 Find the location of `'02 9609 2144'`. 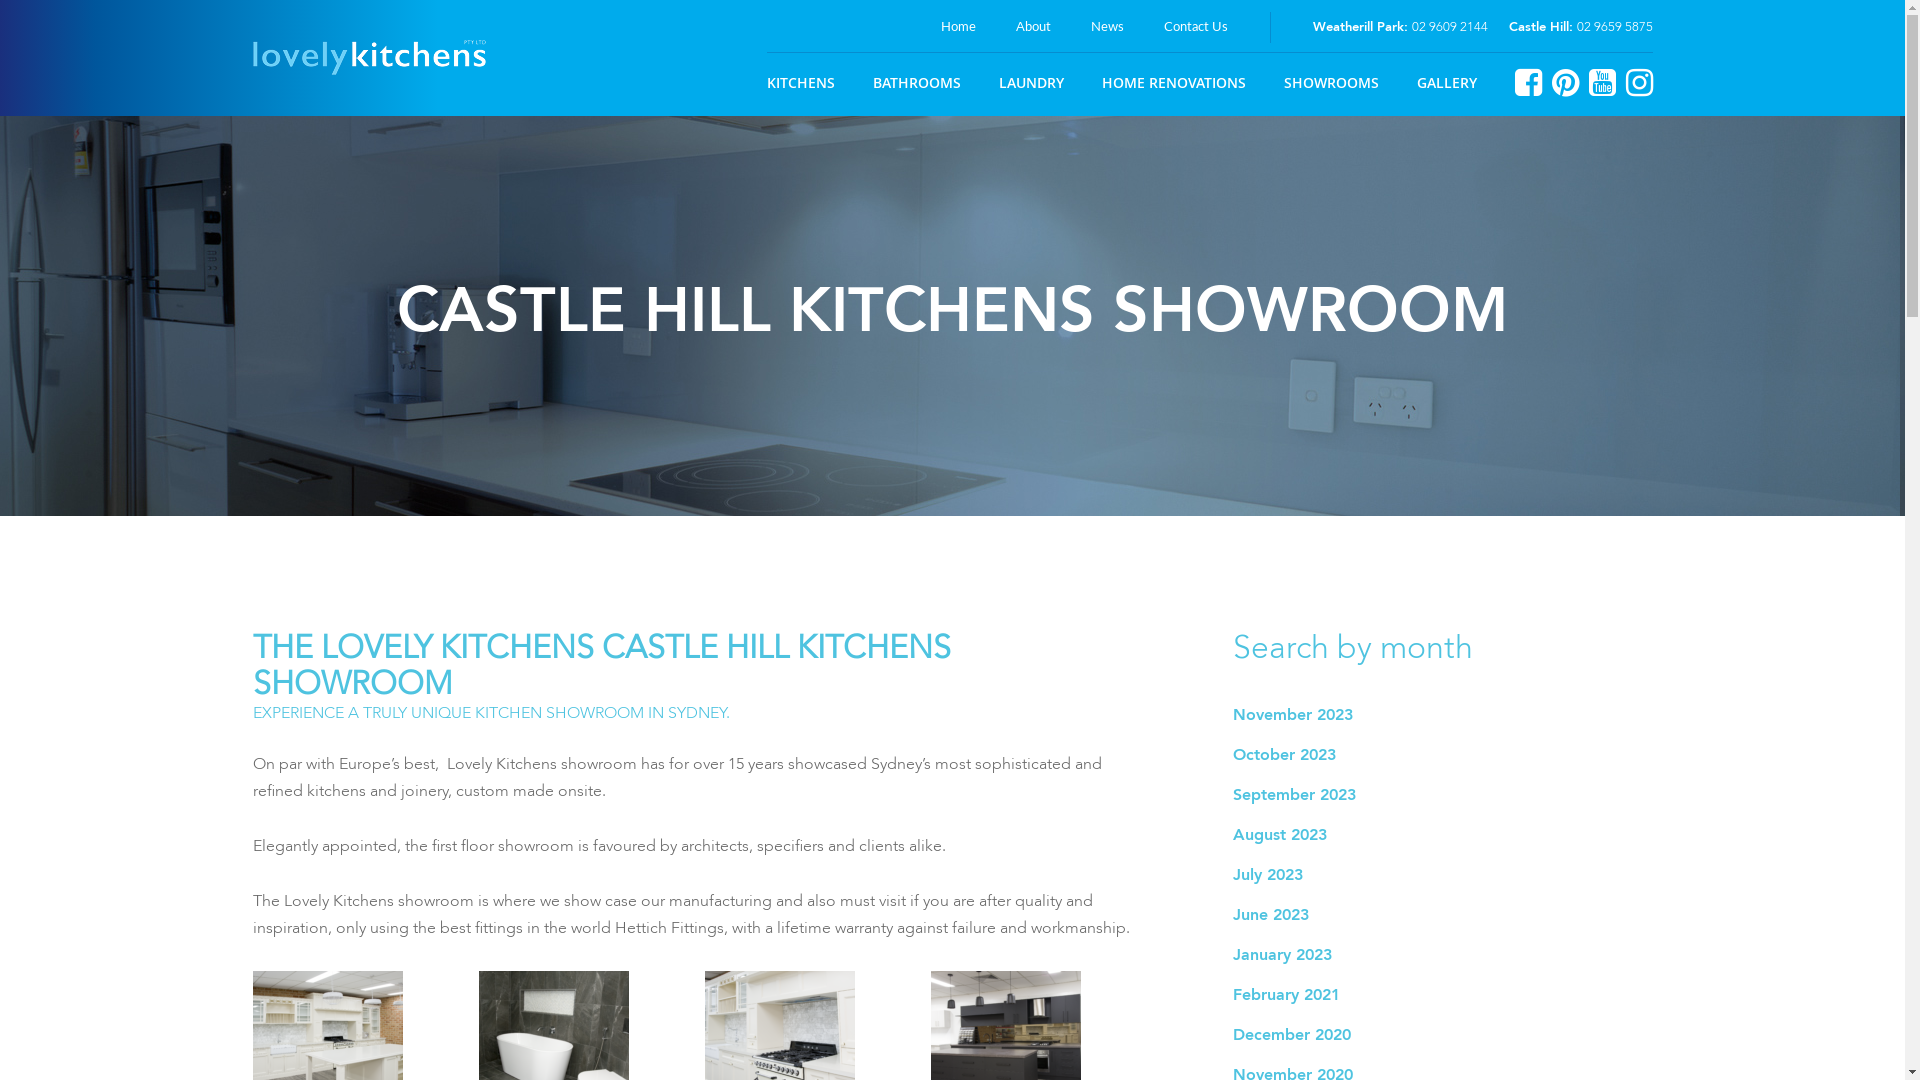

'02 9609 2144' is located at coordinates (1449, 27).